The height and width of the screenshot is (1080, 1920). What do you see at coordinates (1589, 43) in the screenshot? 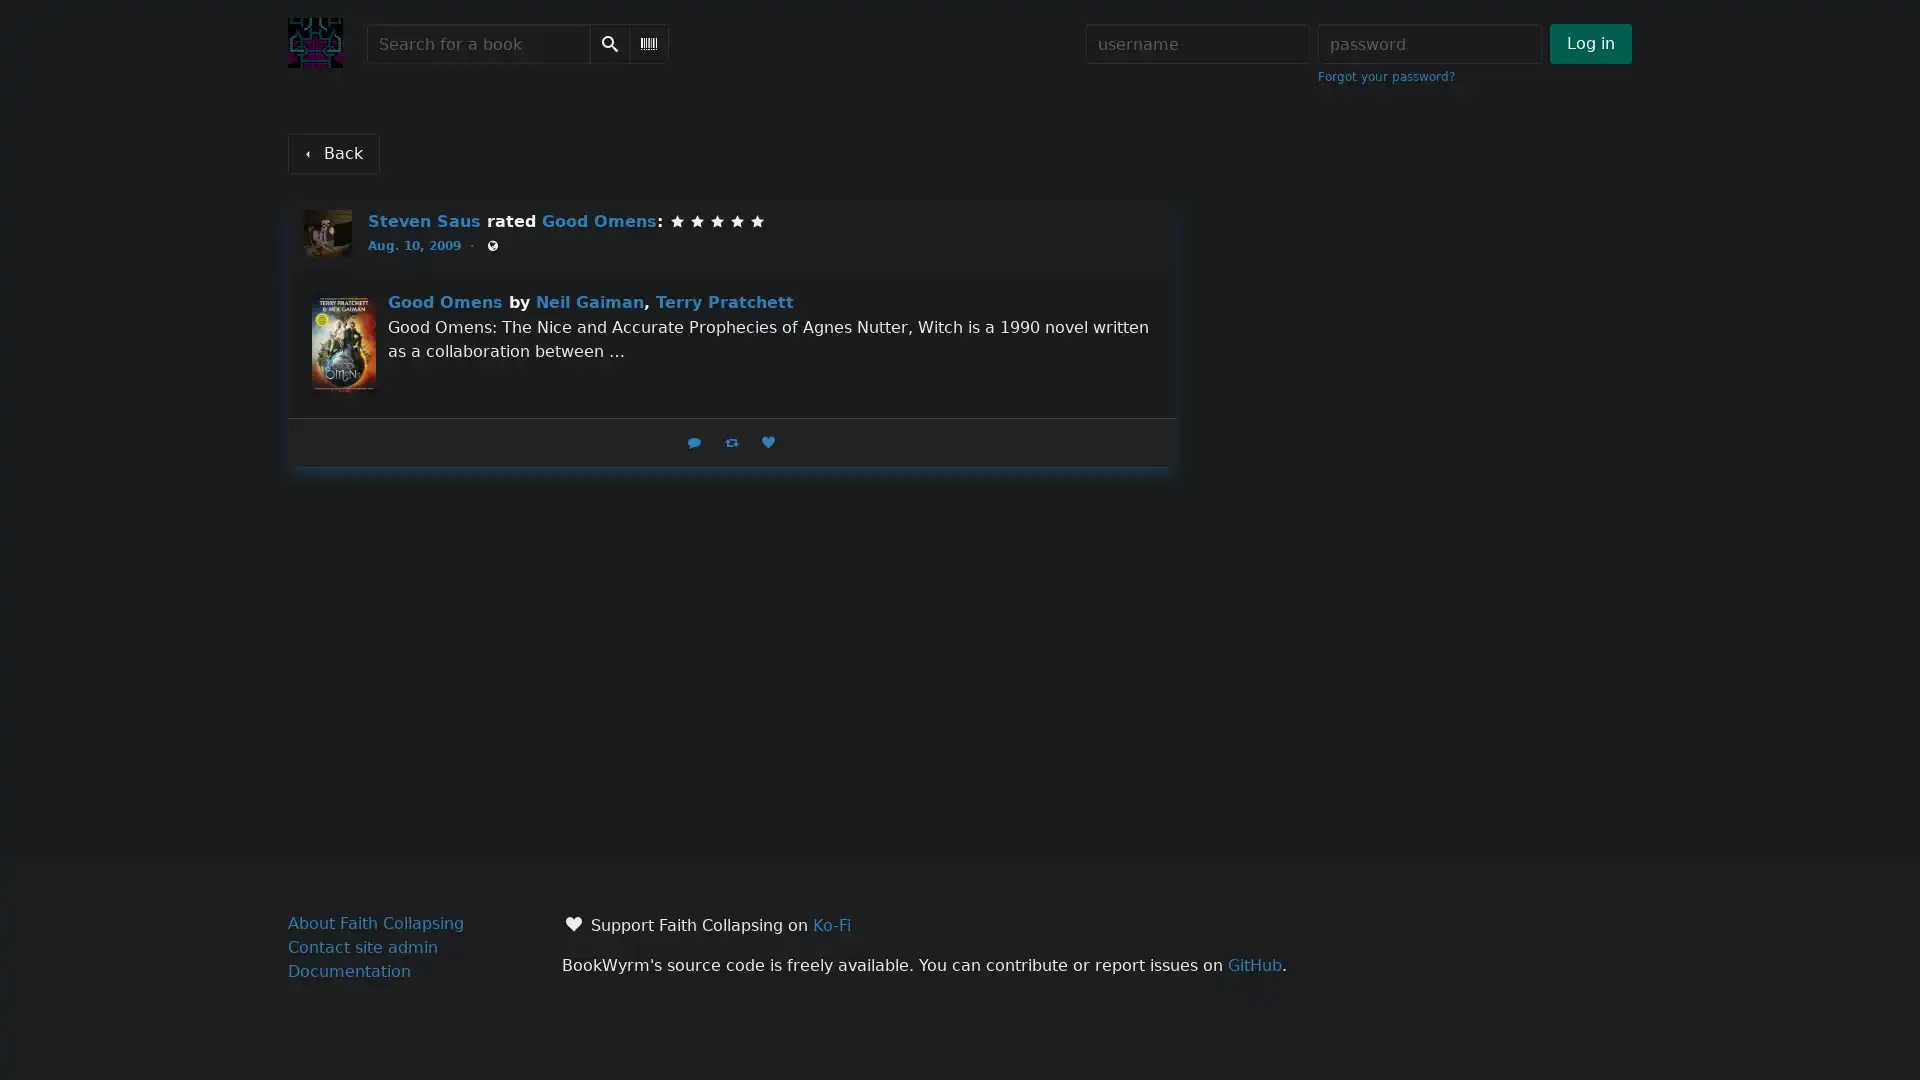
I see `Log in` at bounding box center [1589, 43].